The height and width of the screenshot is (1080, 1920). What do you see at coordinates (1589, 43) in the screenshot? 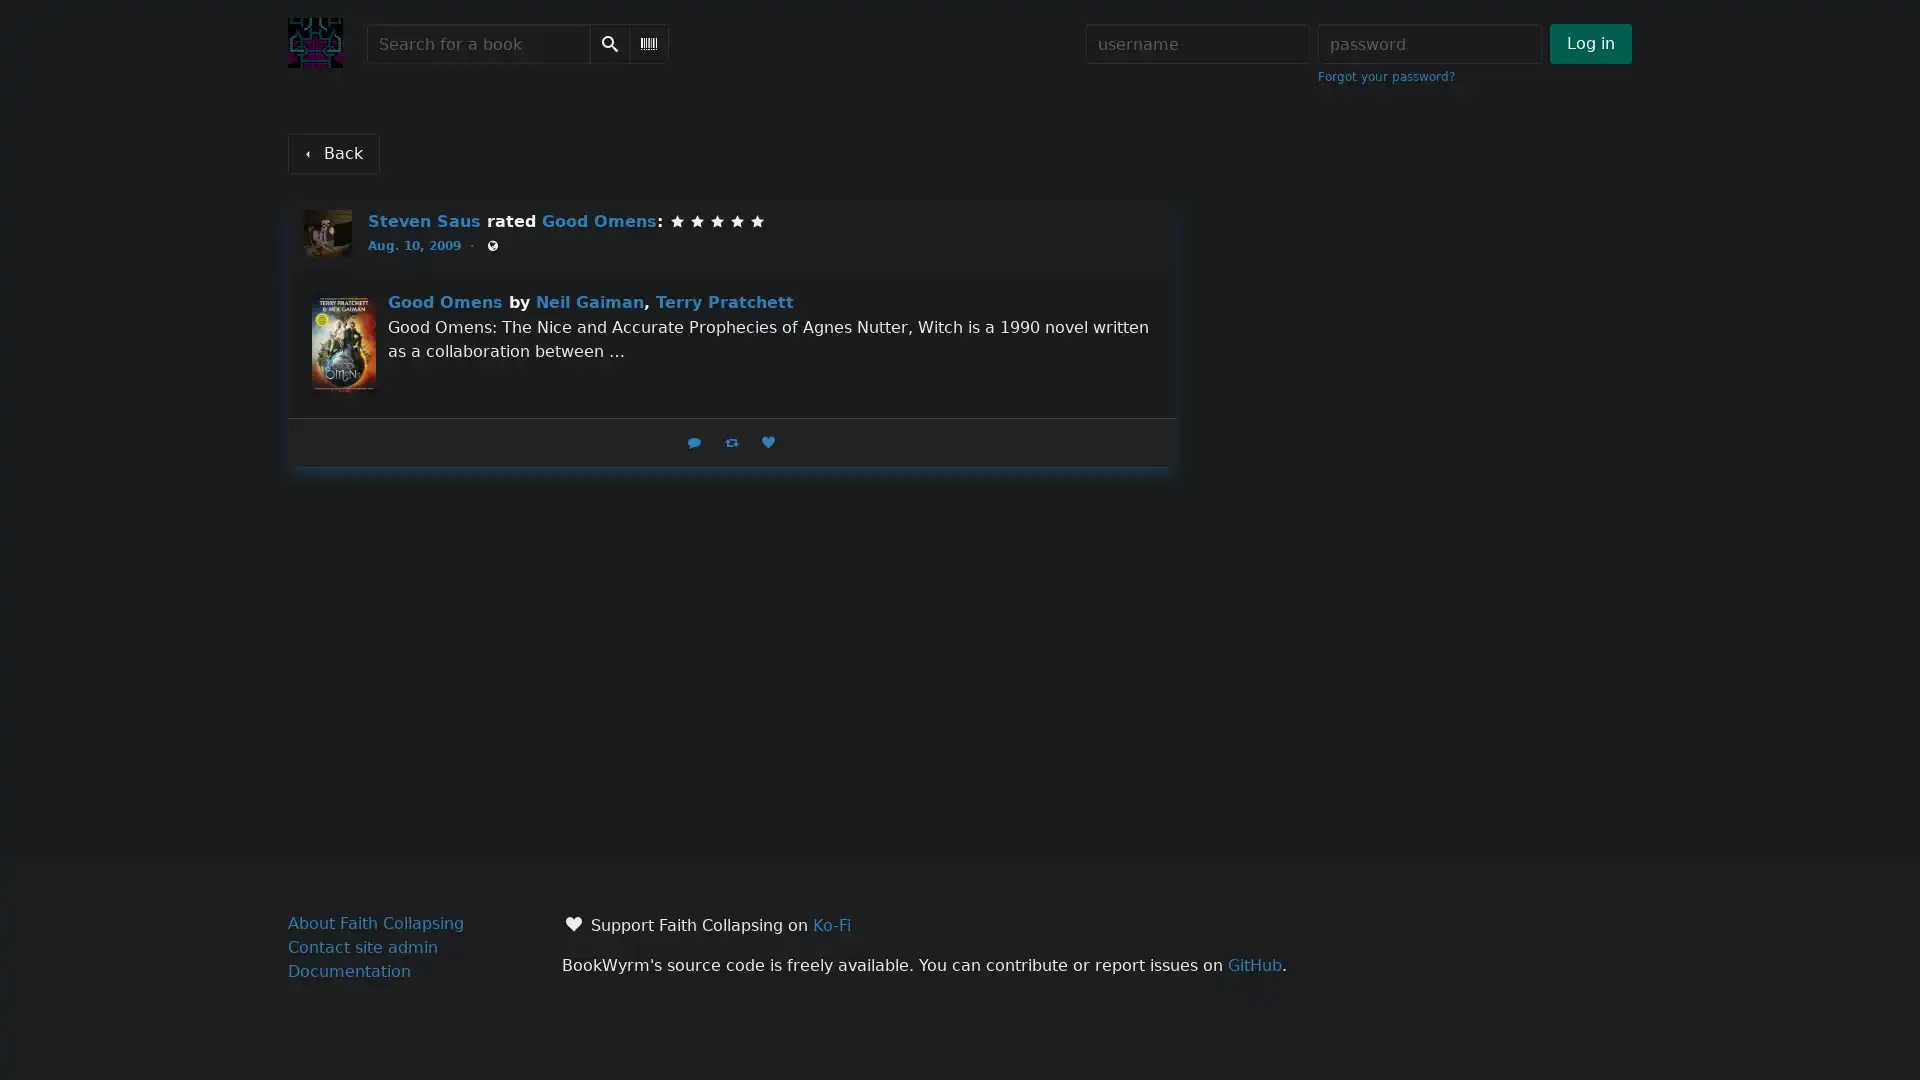
I see `Log in` at bounding box center [1589, 43].